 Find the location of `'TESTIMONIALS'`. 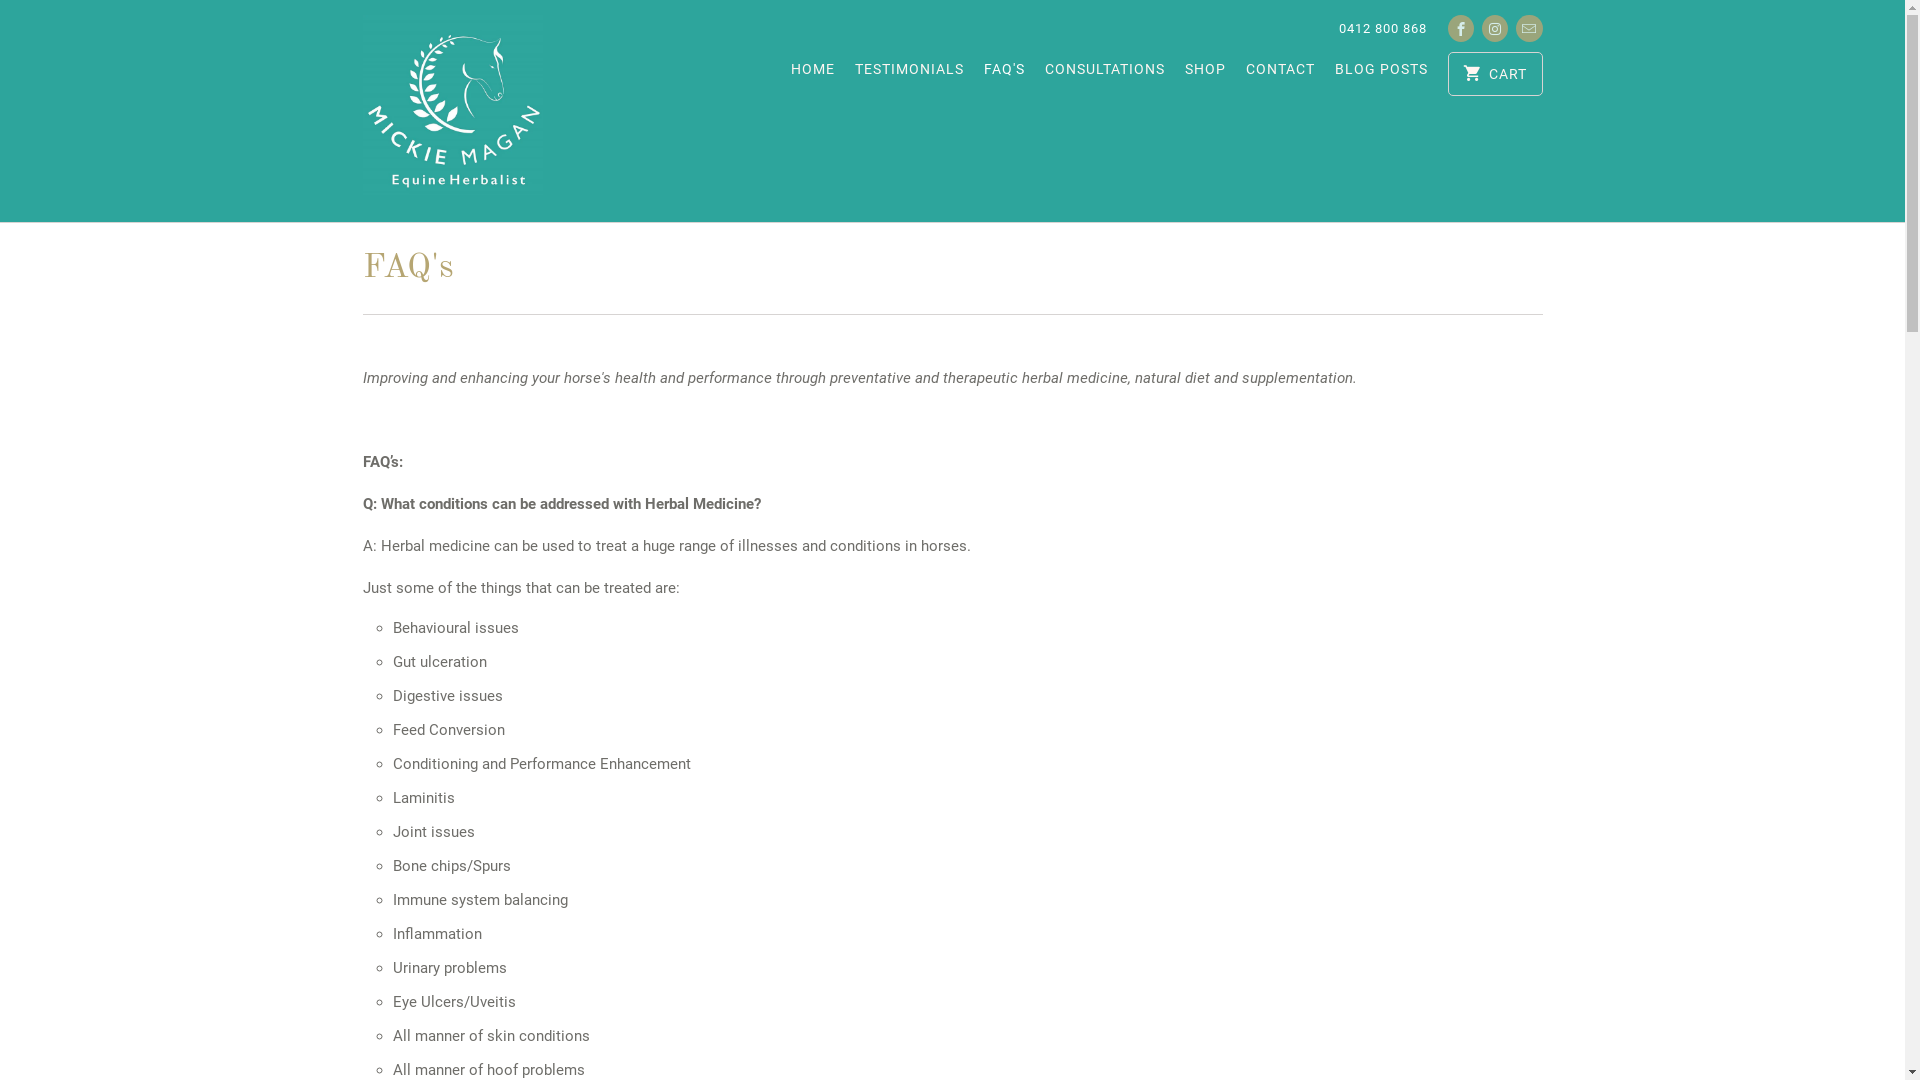

'TESTIMONIALS' is located at coordinates (854, 72).